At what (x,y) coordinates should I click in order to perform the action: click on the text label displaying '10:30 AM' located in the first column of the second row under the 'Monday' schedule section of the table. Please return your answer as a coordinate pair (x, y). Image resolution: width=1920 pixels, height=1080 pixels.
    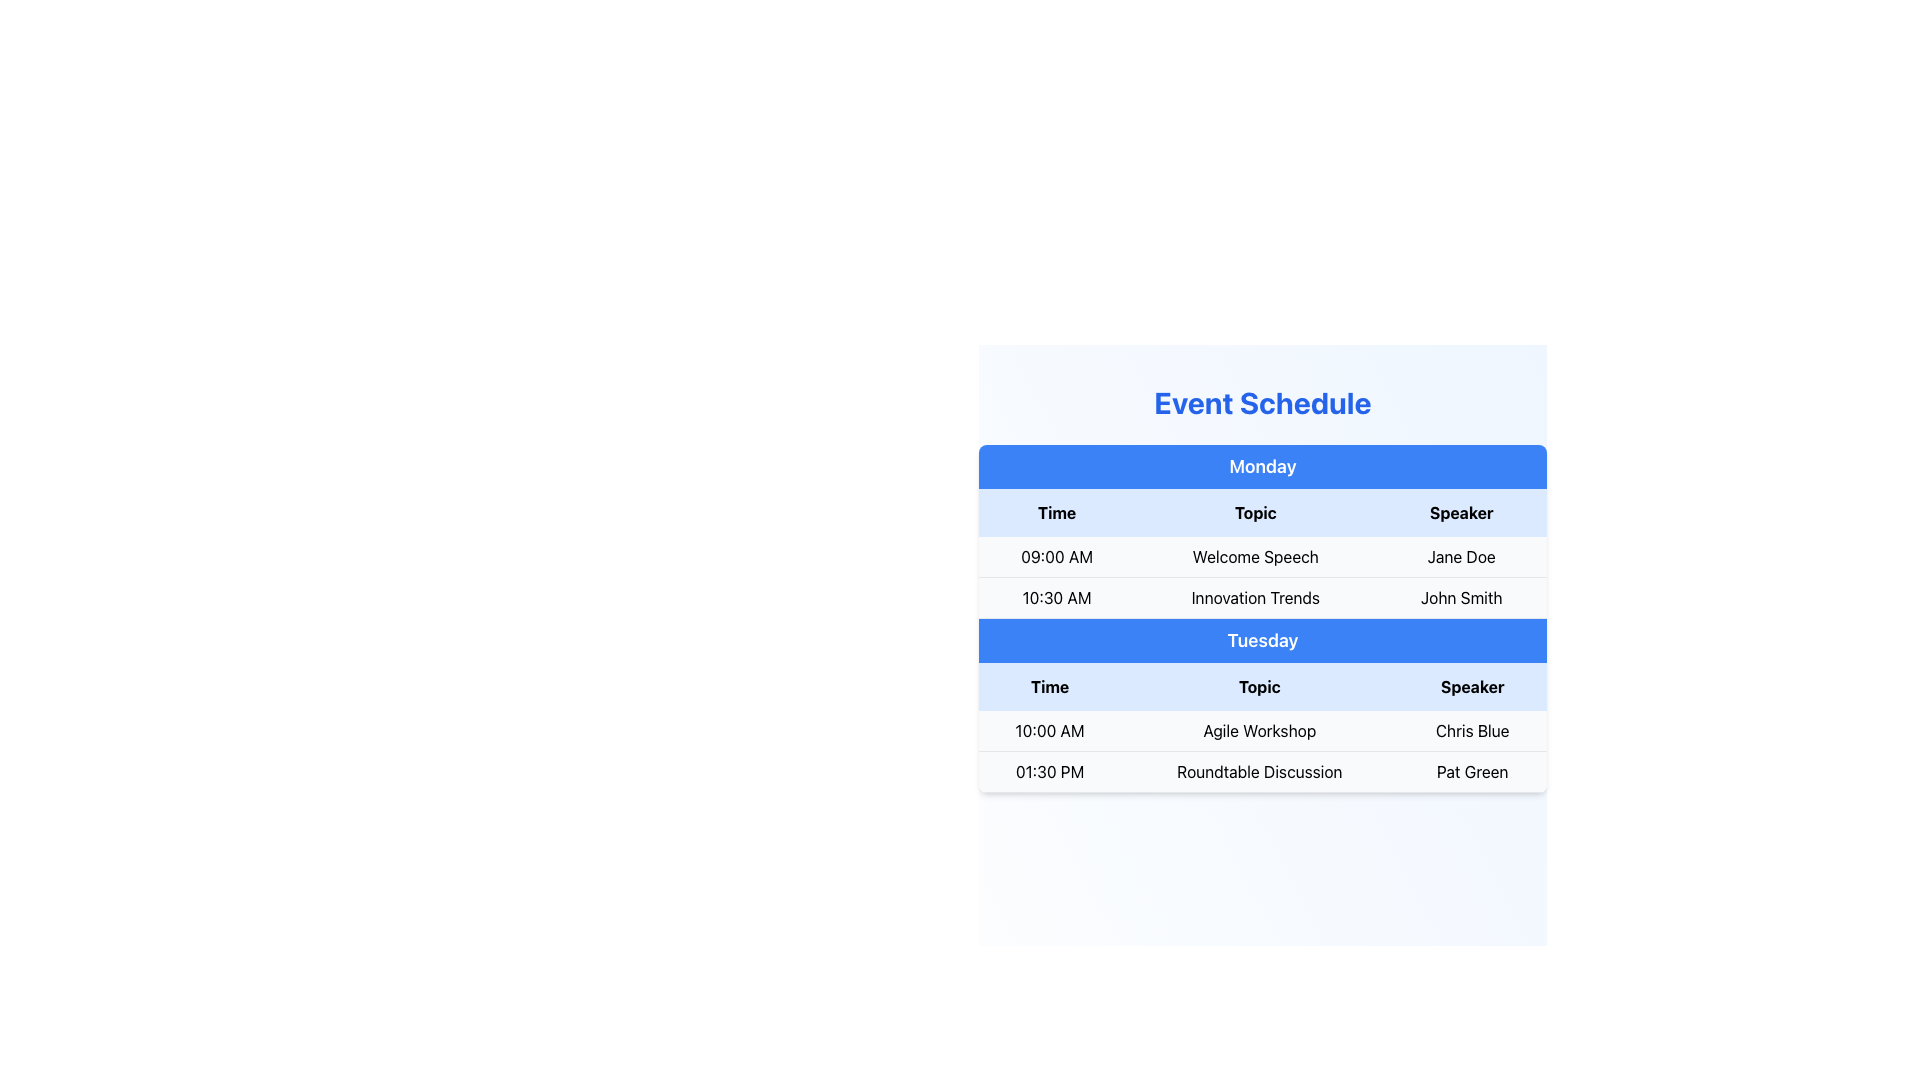
    Looking at the image, I should click on (1056, 596).